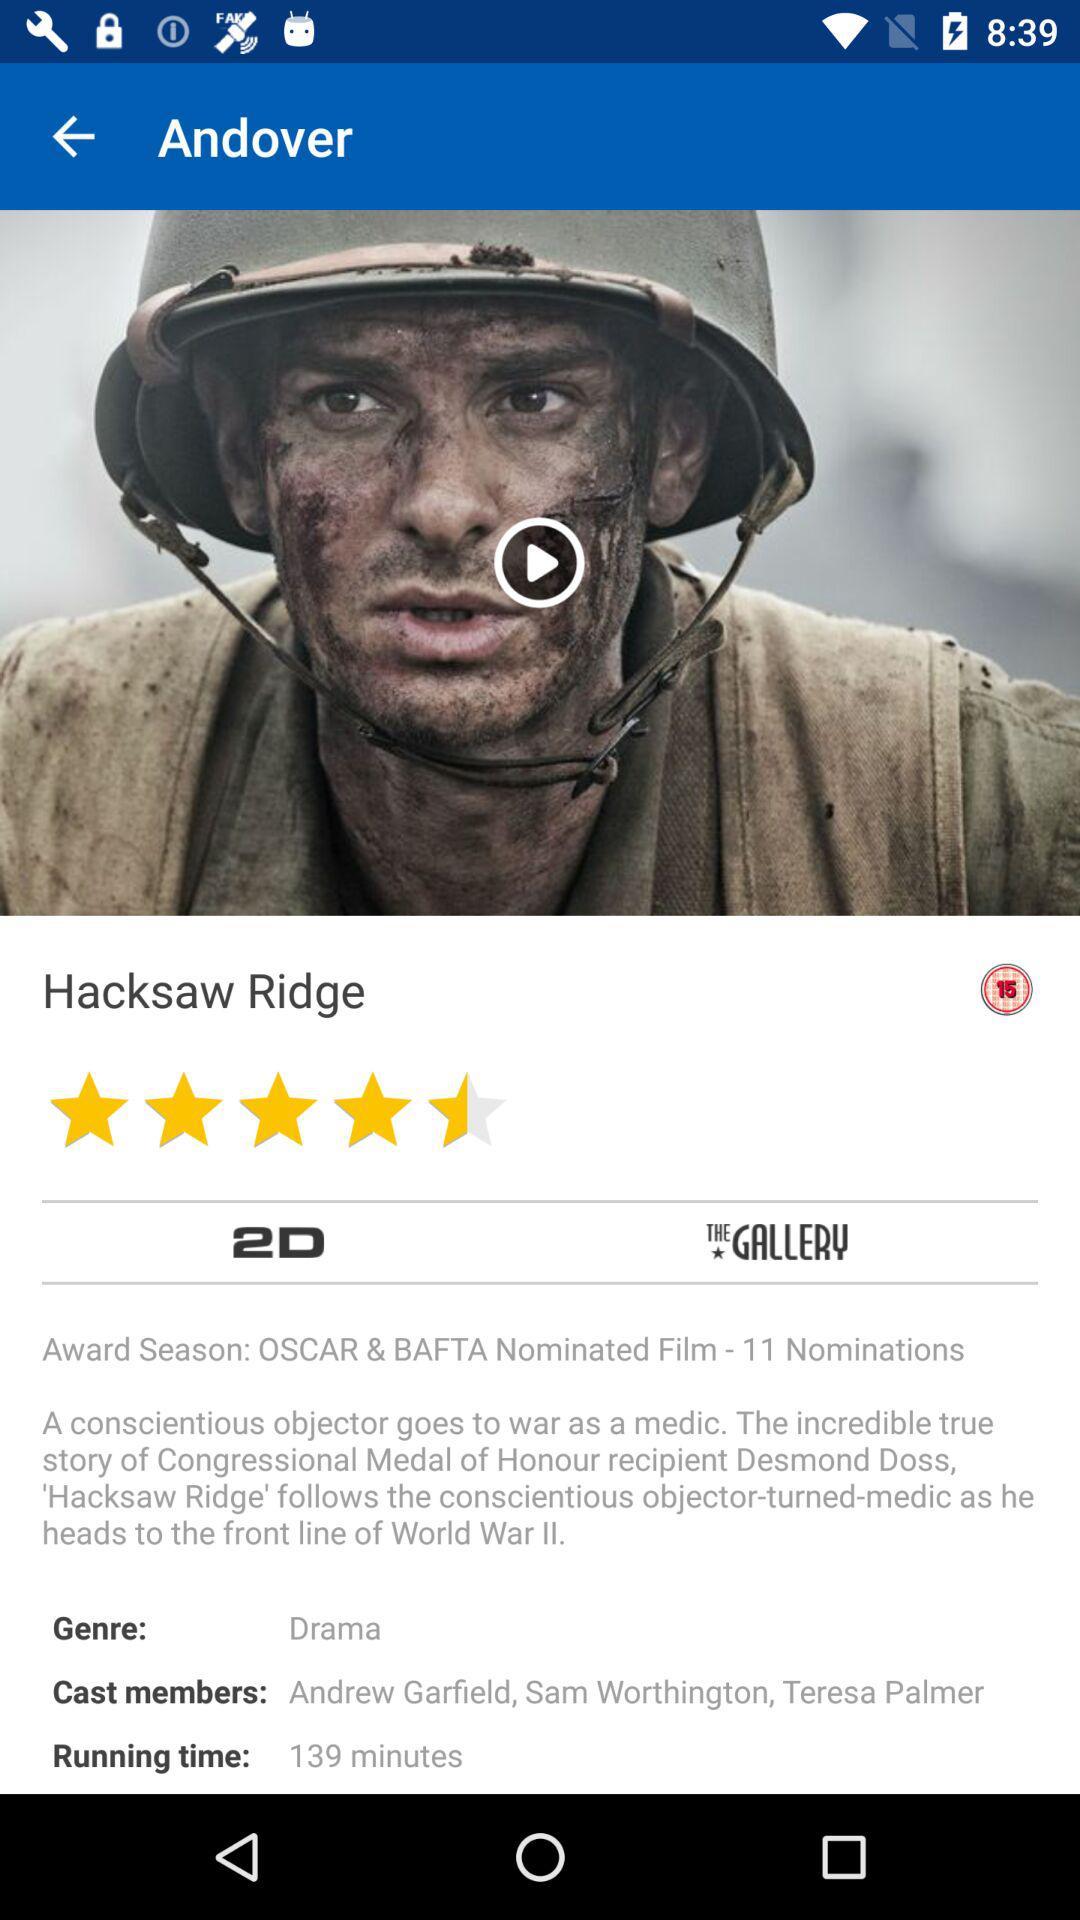 The width and height of the screenshot is (1080, 1920). What do you see at coordinates (538, 561) in the screenshot?
I see `video` at bounding box center [538, 561].